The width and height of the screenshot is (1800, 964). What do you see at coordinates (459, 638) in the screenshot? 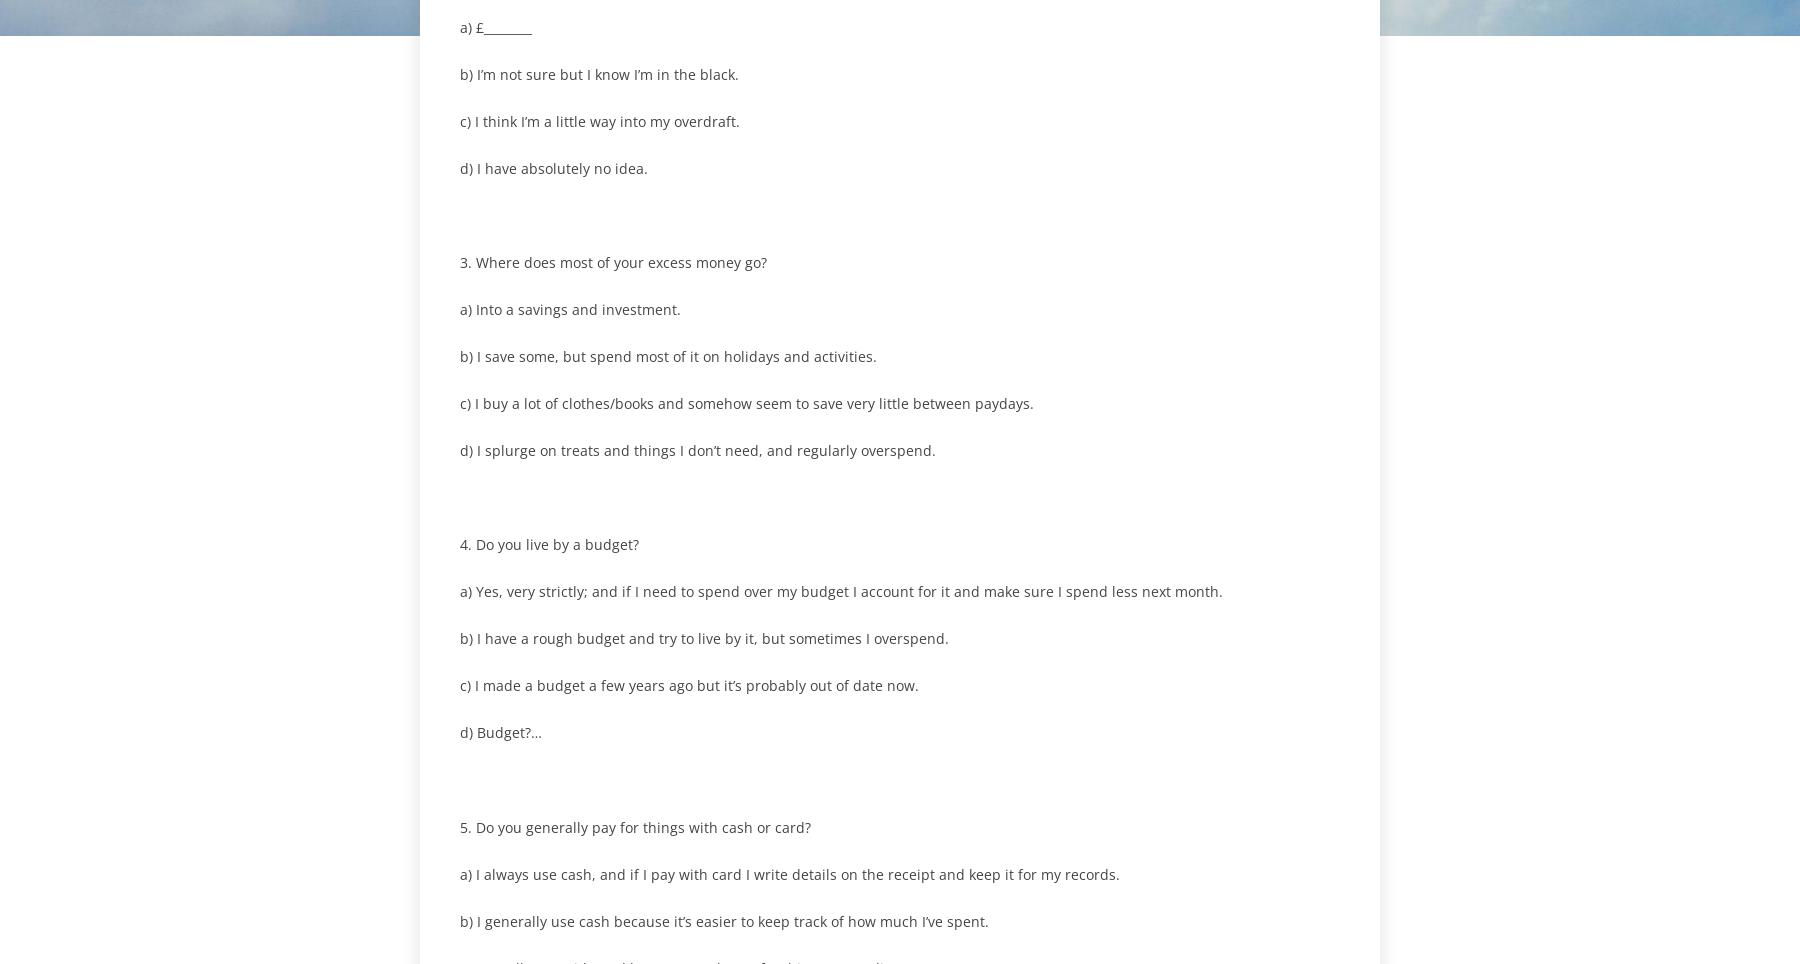
I see `'b) I have a rough budget and try to live by it, but sometimes I overspend.'` at bounding box center [459, 638].